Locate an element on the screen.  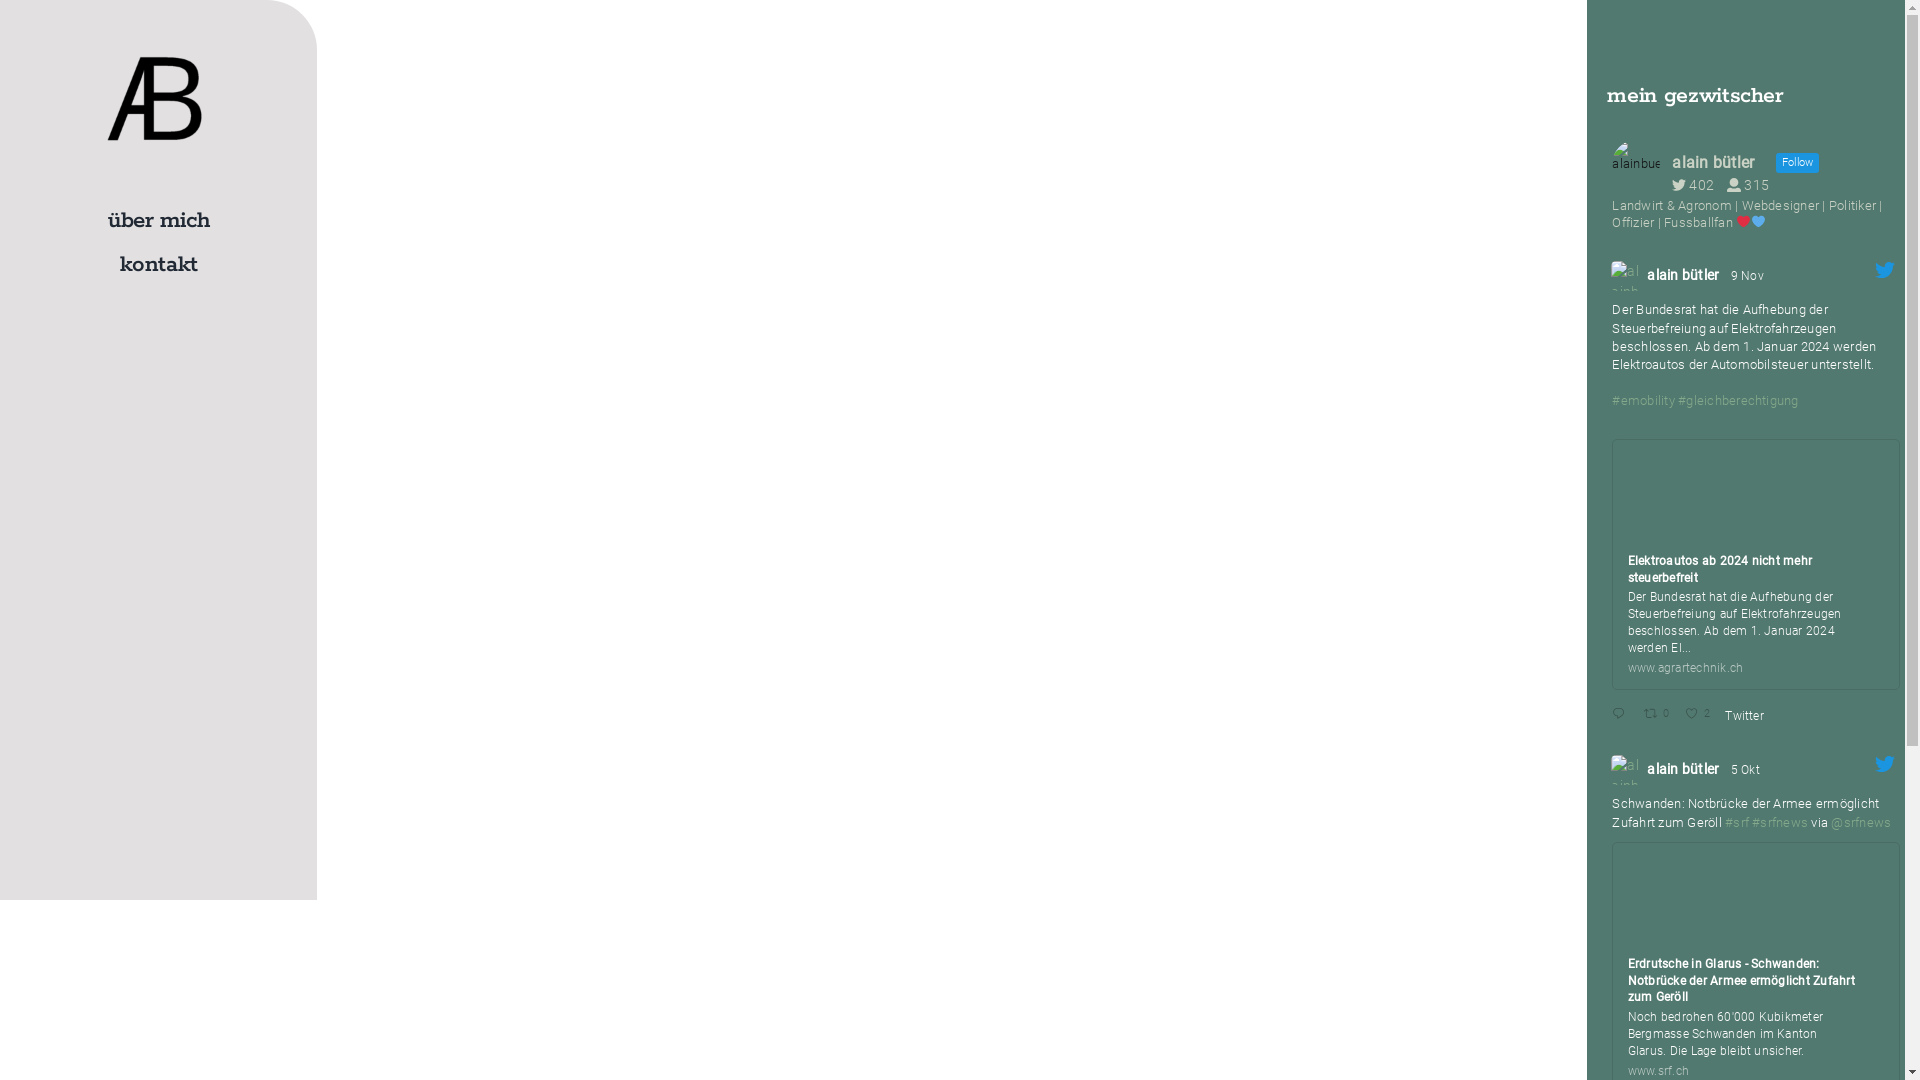
'kontakt' is located at coordinates (157, 265).